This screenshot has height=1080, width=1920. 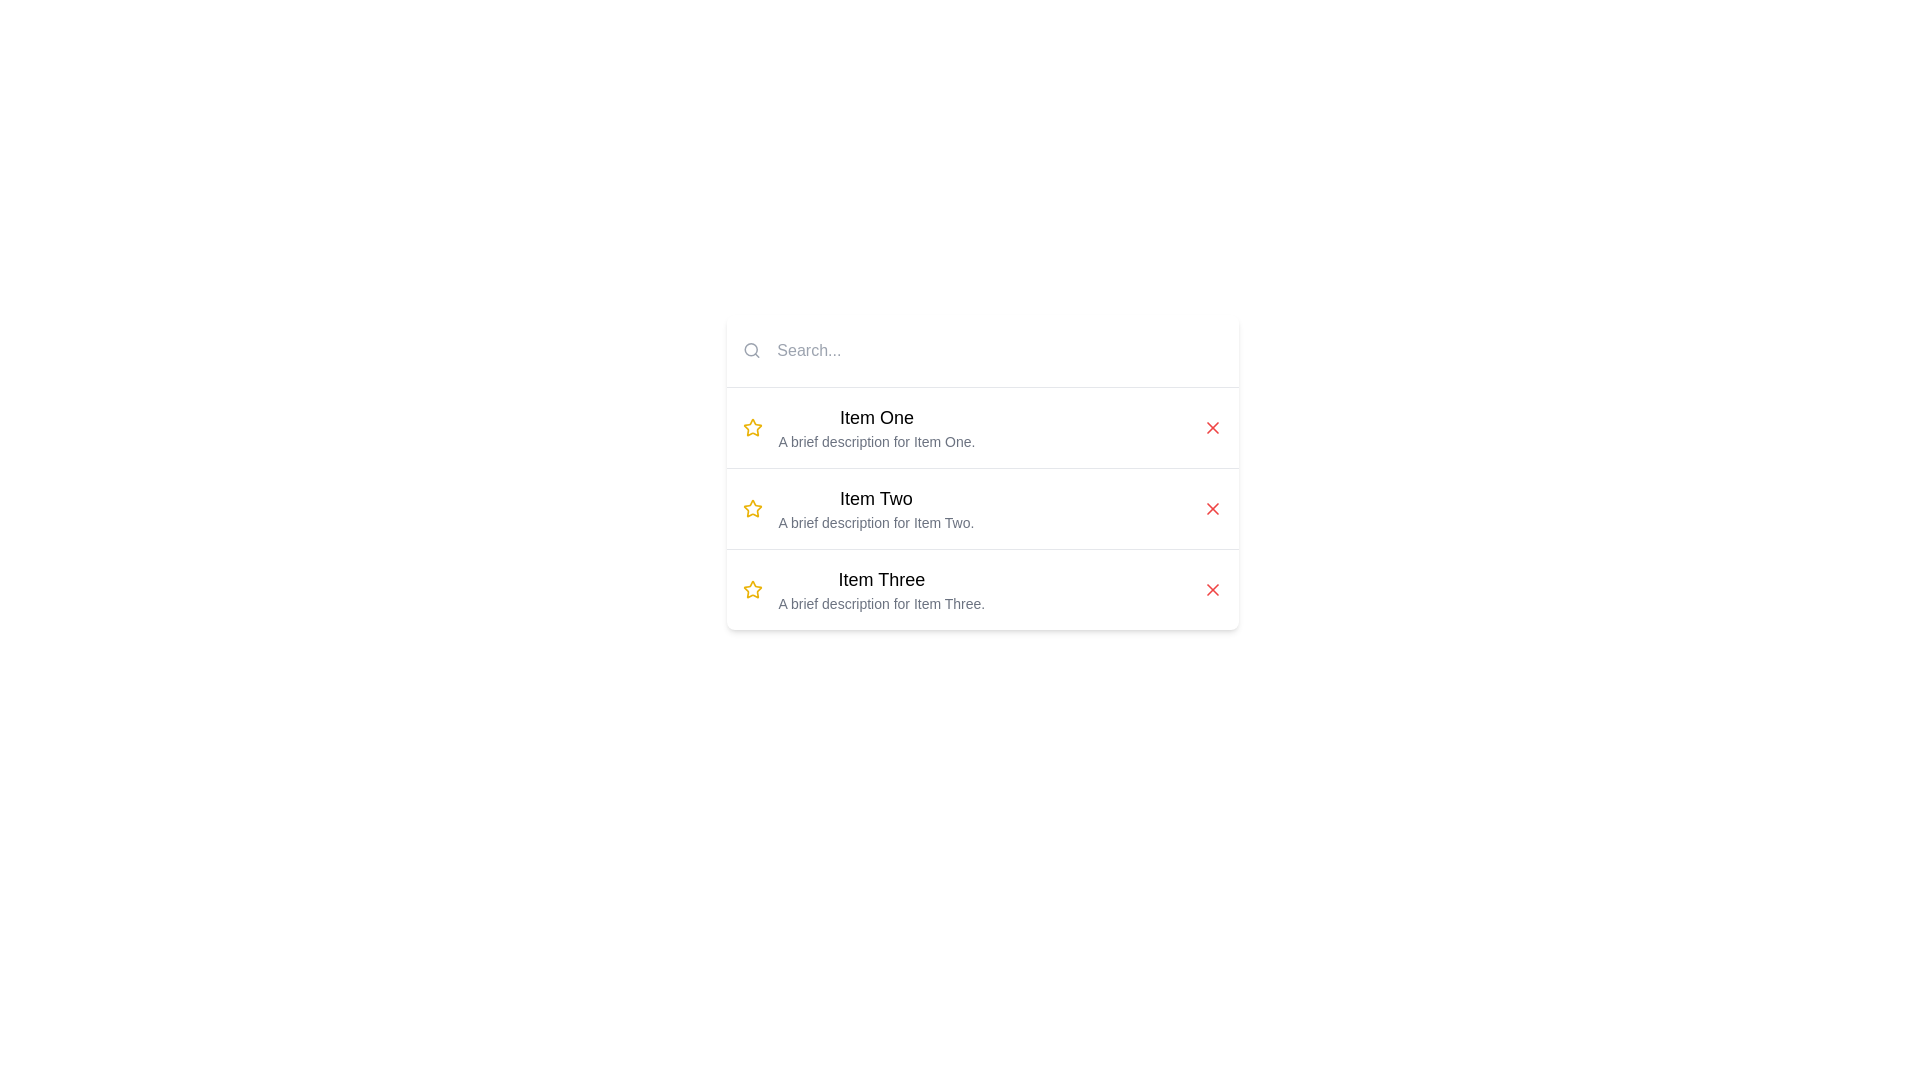 I want to click on the diagonal line element forming part of the 'X' shape in the SVG icon located to the right of 'Item Two', so click(x=1211, y=508).